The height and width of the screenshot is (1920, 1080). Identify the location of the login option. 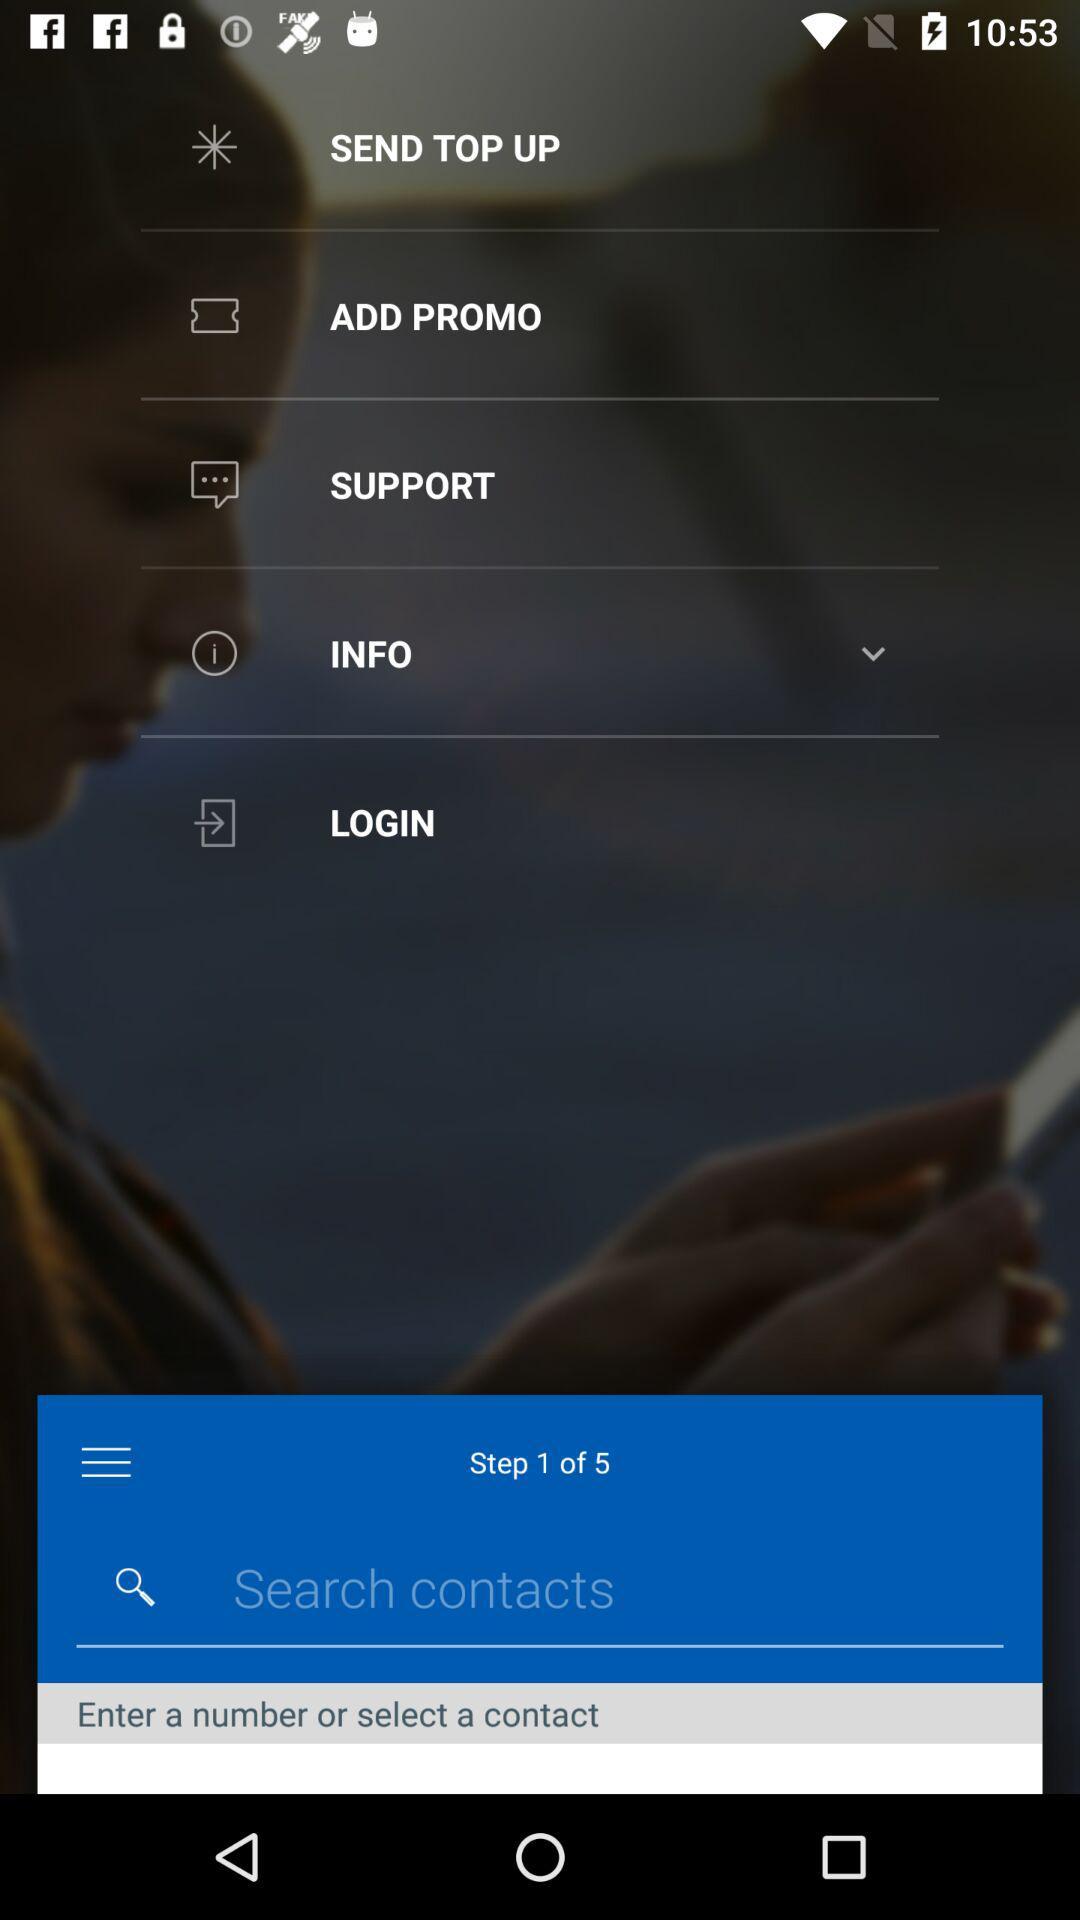
(540, 821).